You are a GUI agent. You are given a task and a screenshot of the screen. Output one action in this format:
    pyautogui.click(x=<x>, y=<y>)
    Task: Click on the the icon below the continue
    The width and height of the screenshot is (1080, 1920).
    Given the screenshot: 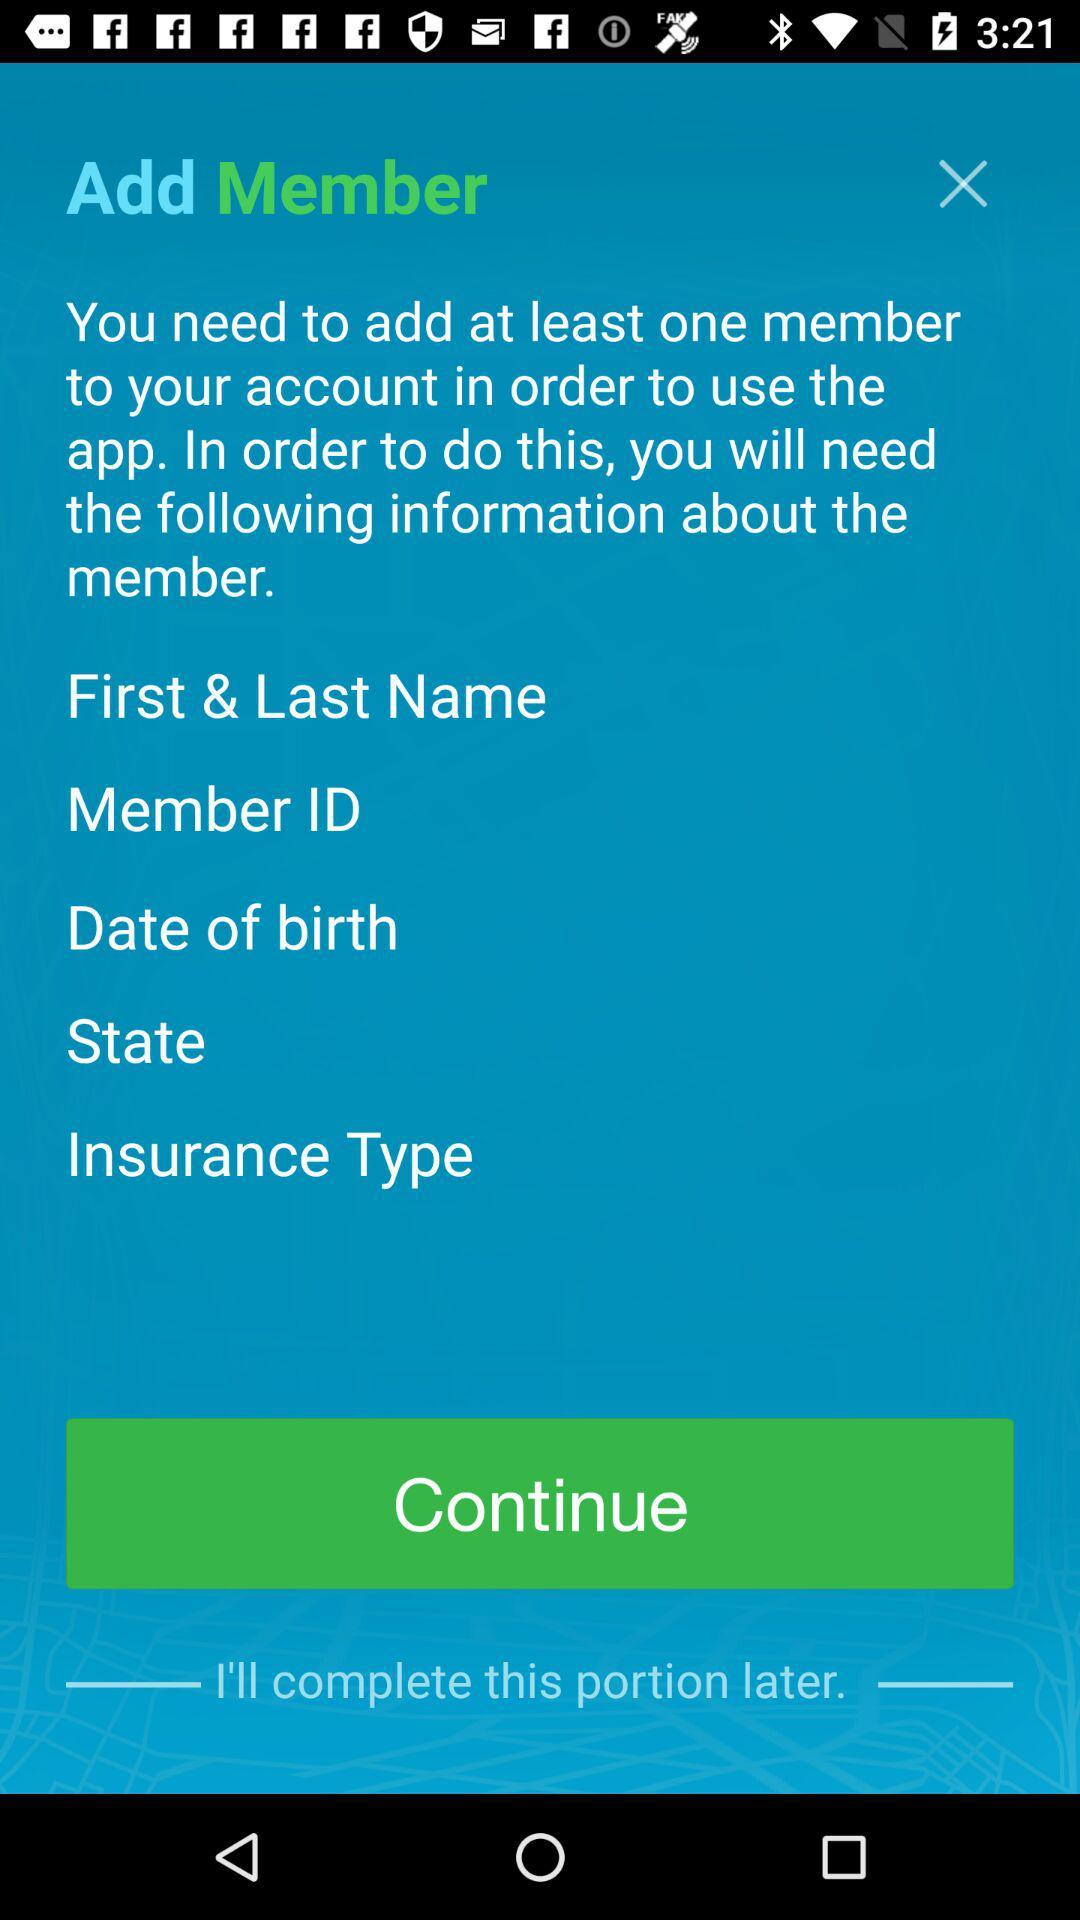 What is the action you would take?
    pyautogui.click(x=538, y=1683)
    